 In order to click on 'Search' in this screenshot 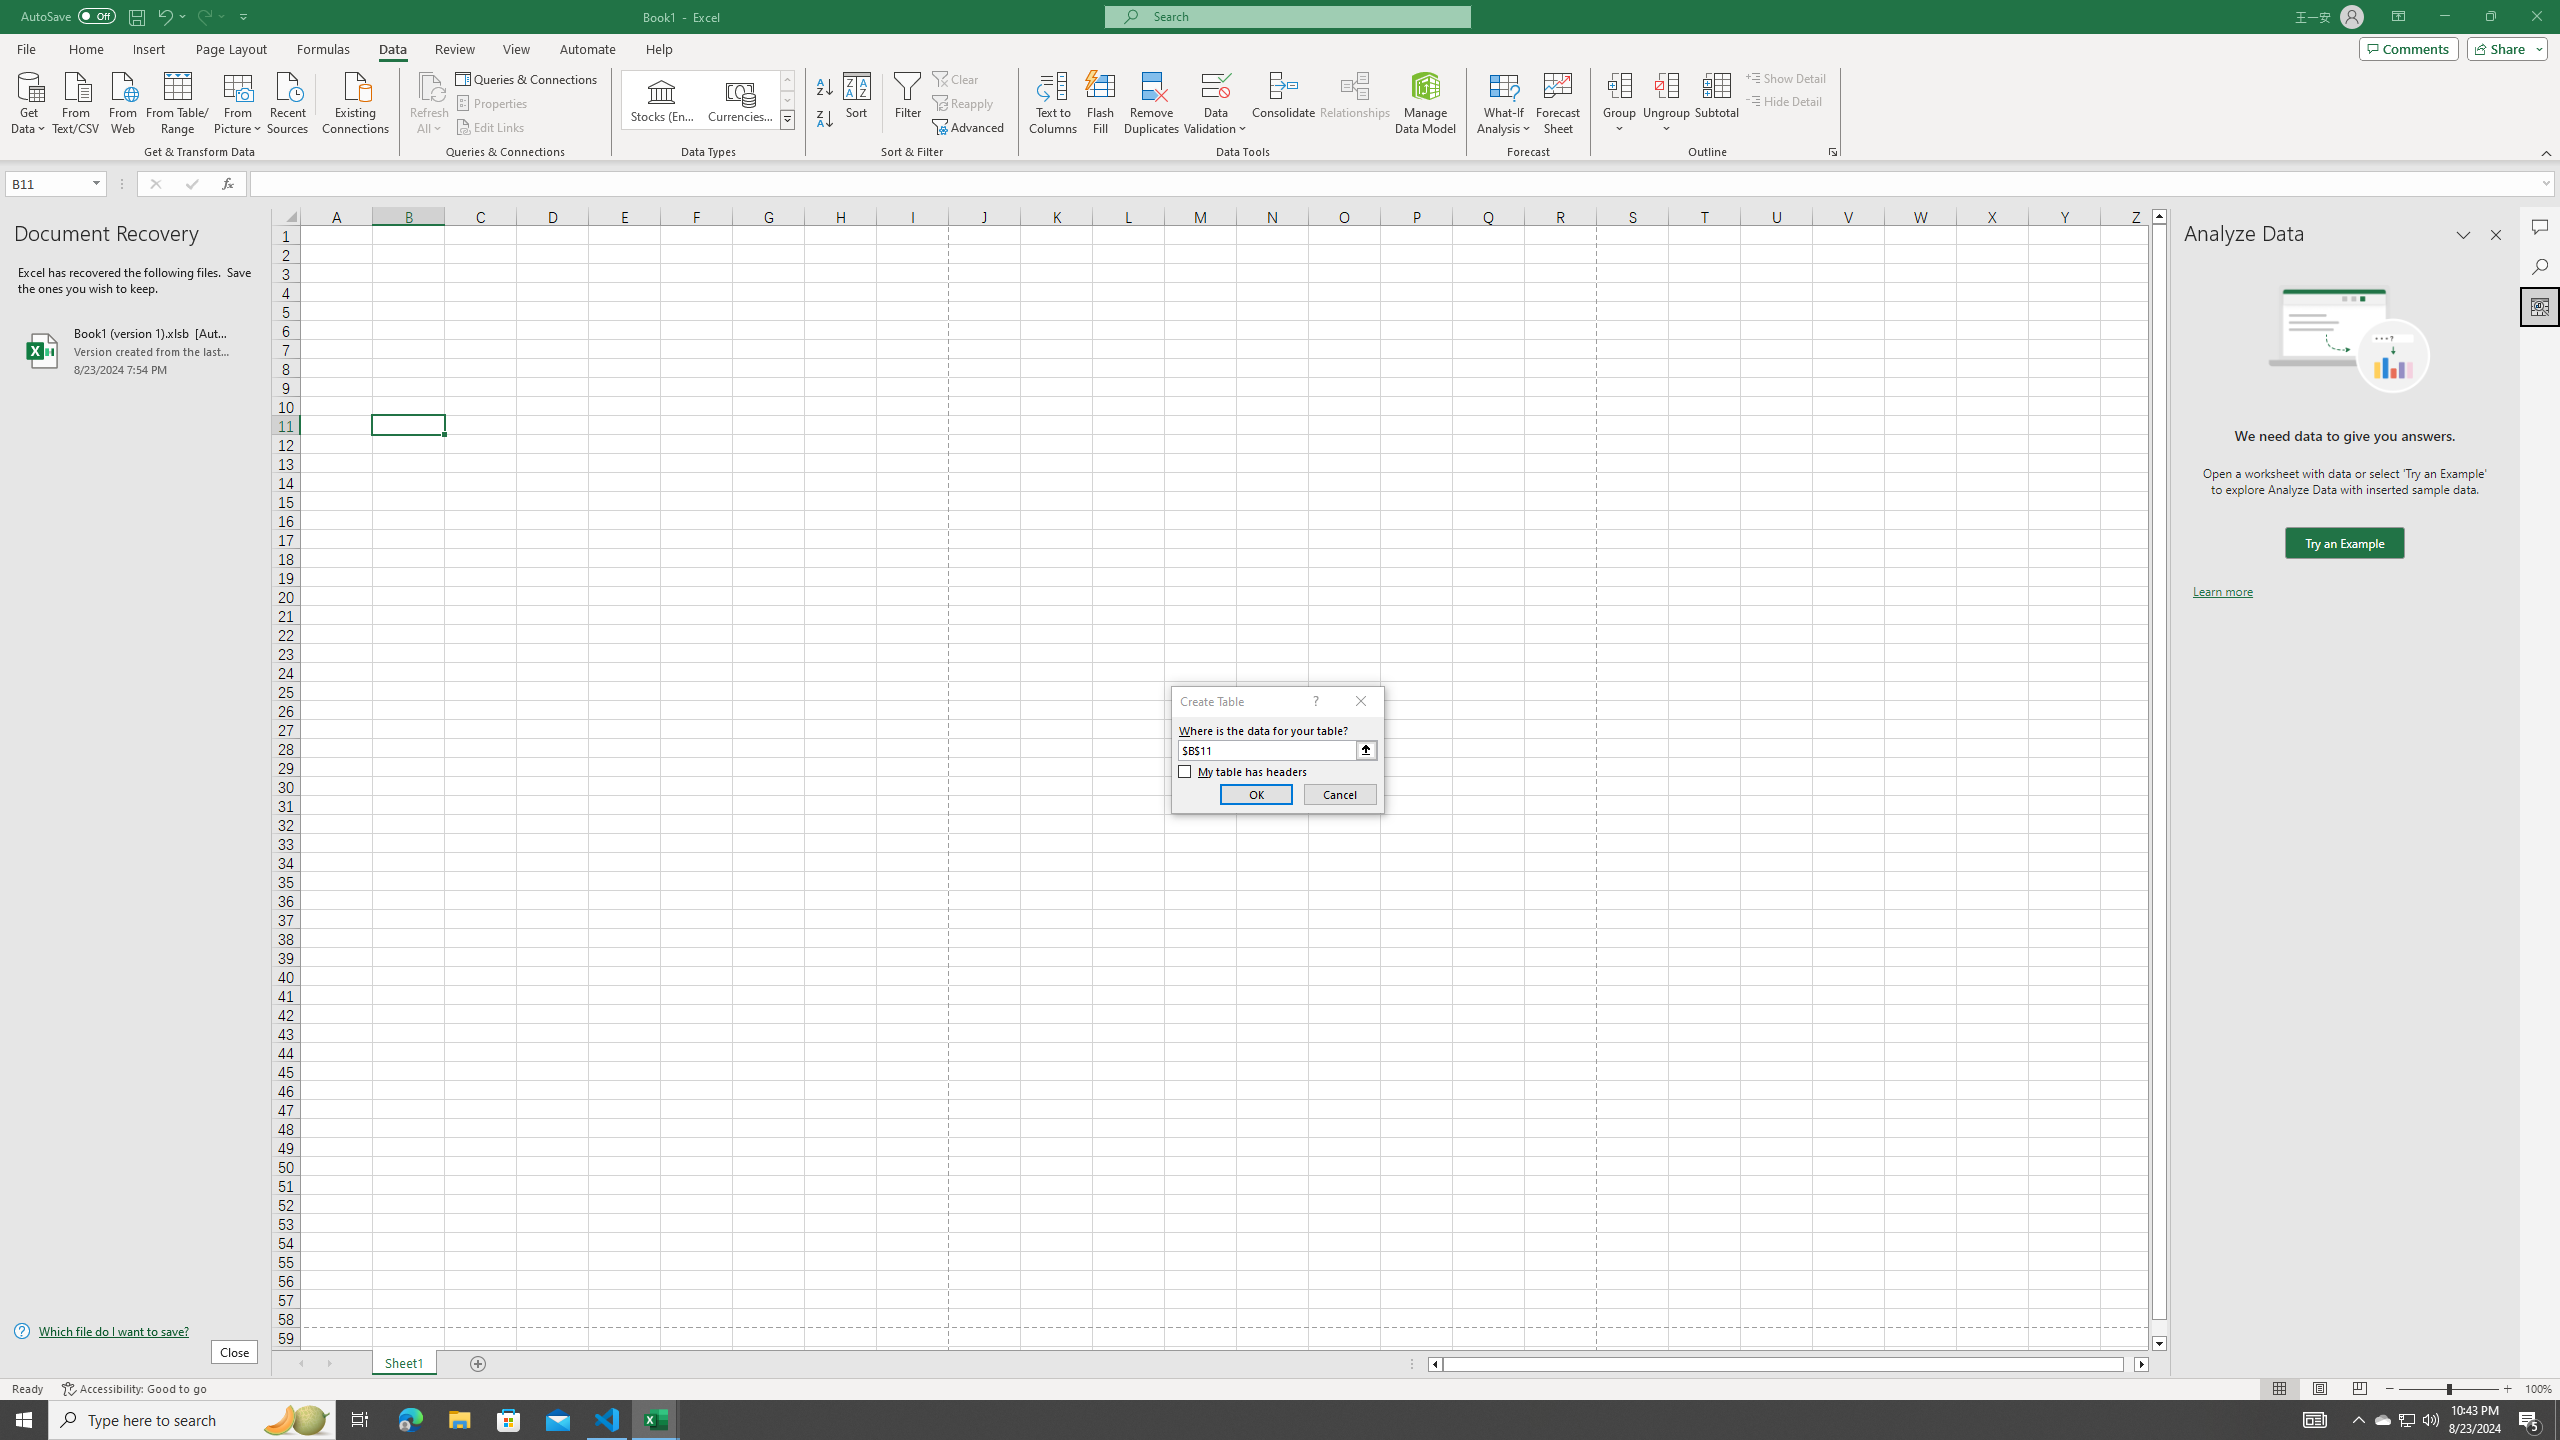, I will do `click(2539, 267)`.